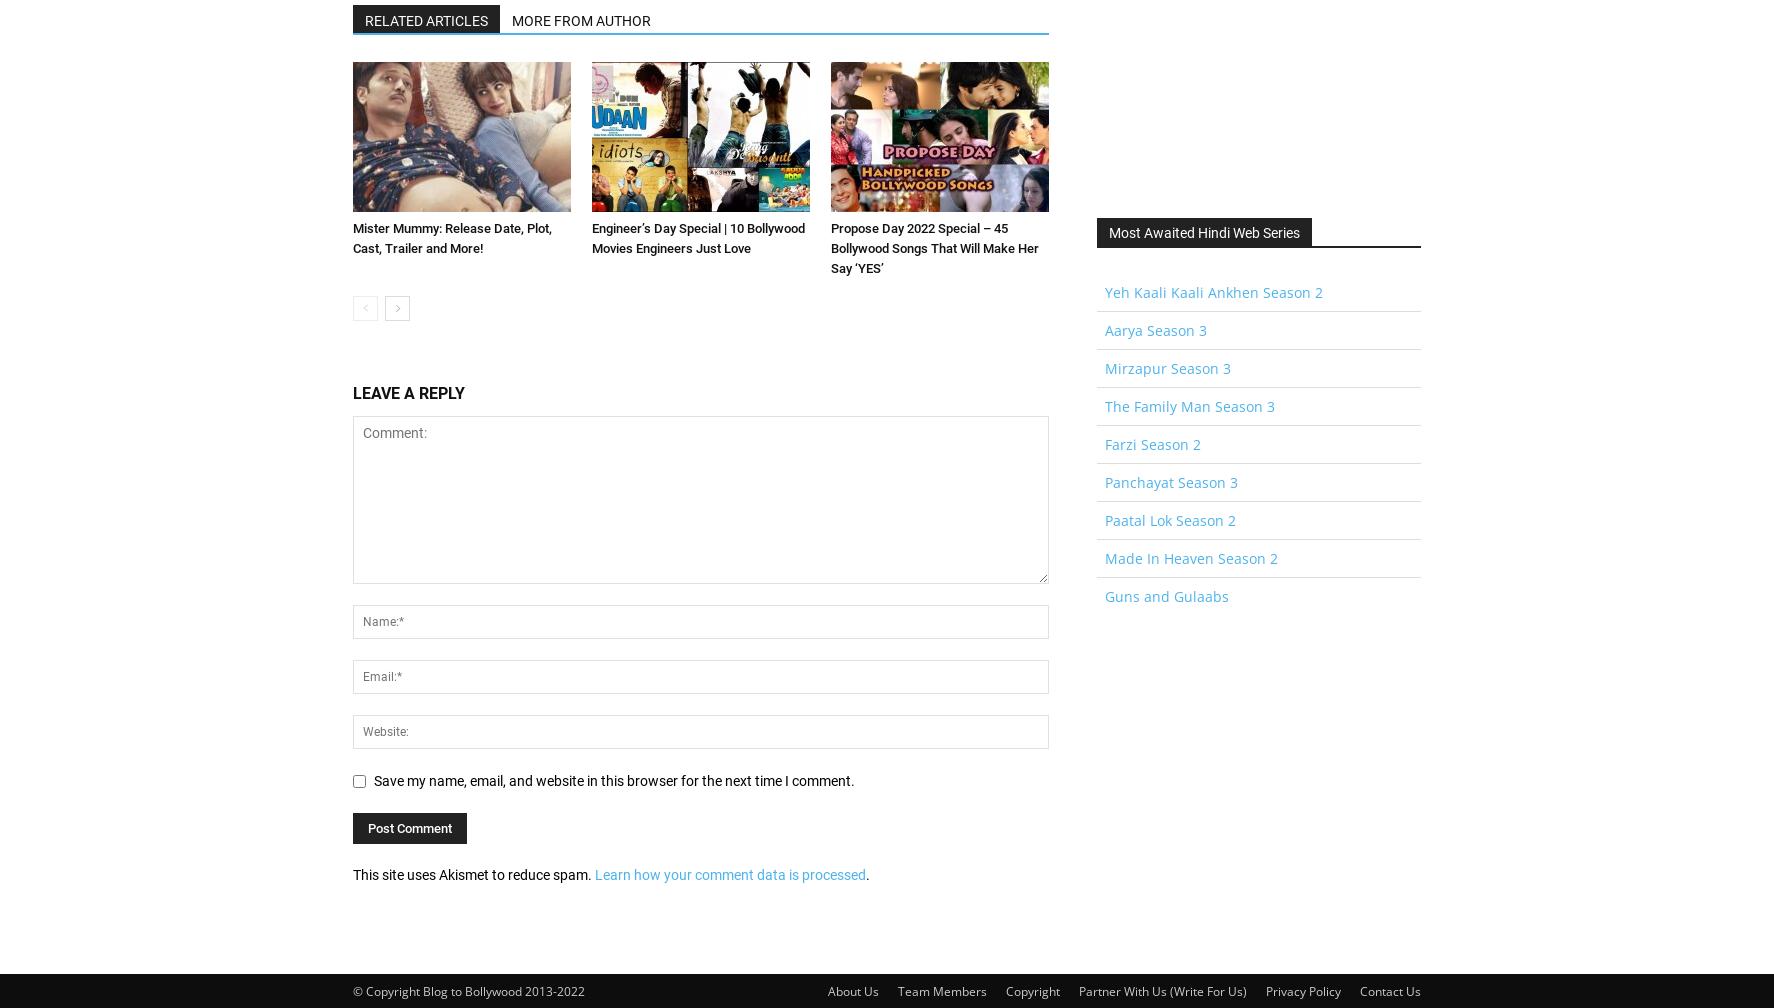 The width and height of the screenshot is (1774, 1008). I want to click on 'Learn how your comment data is processed', so click(729, 874).